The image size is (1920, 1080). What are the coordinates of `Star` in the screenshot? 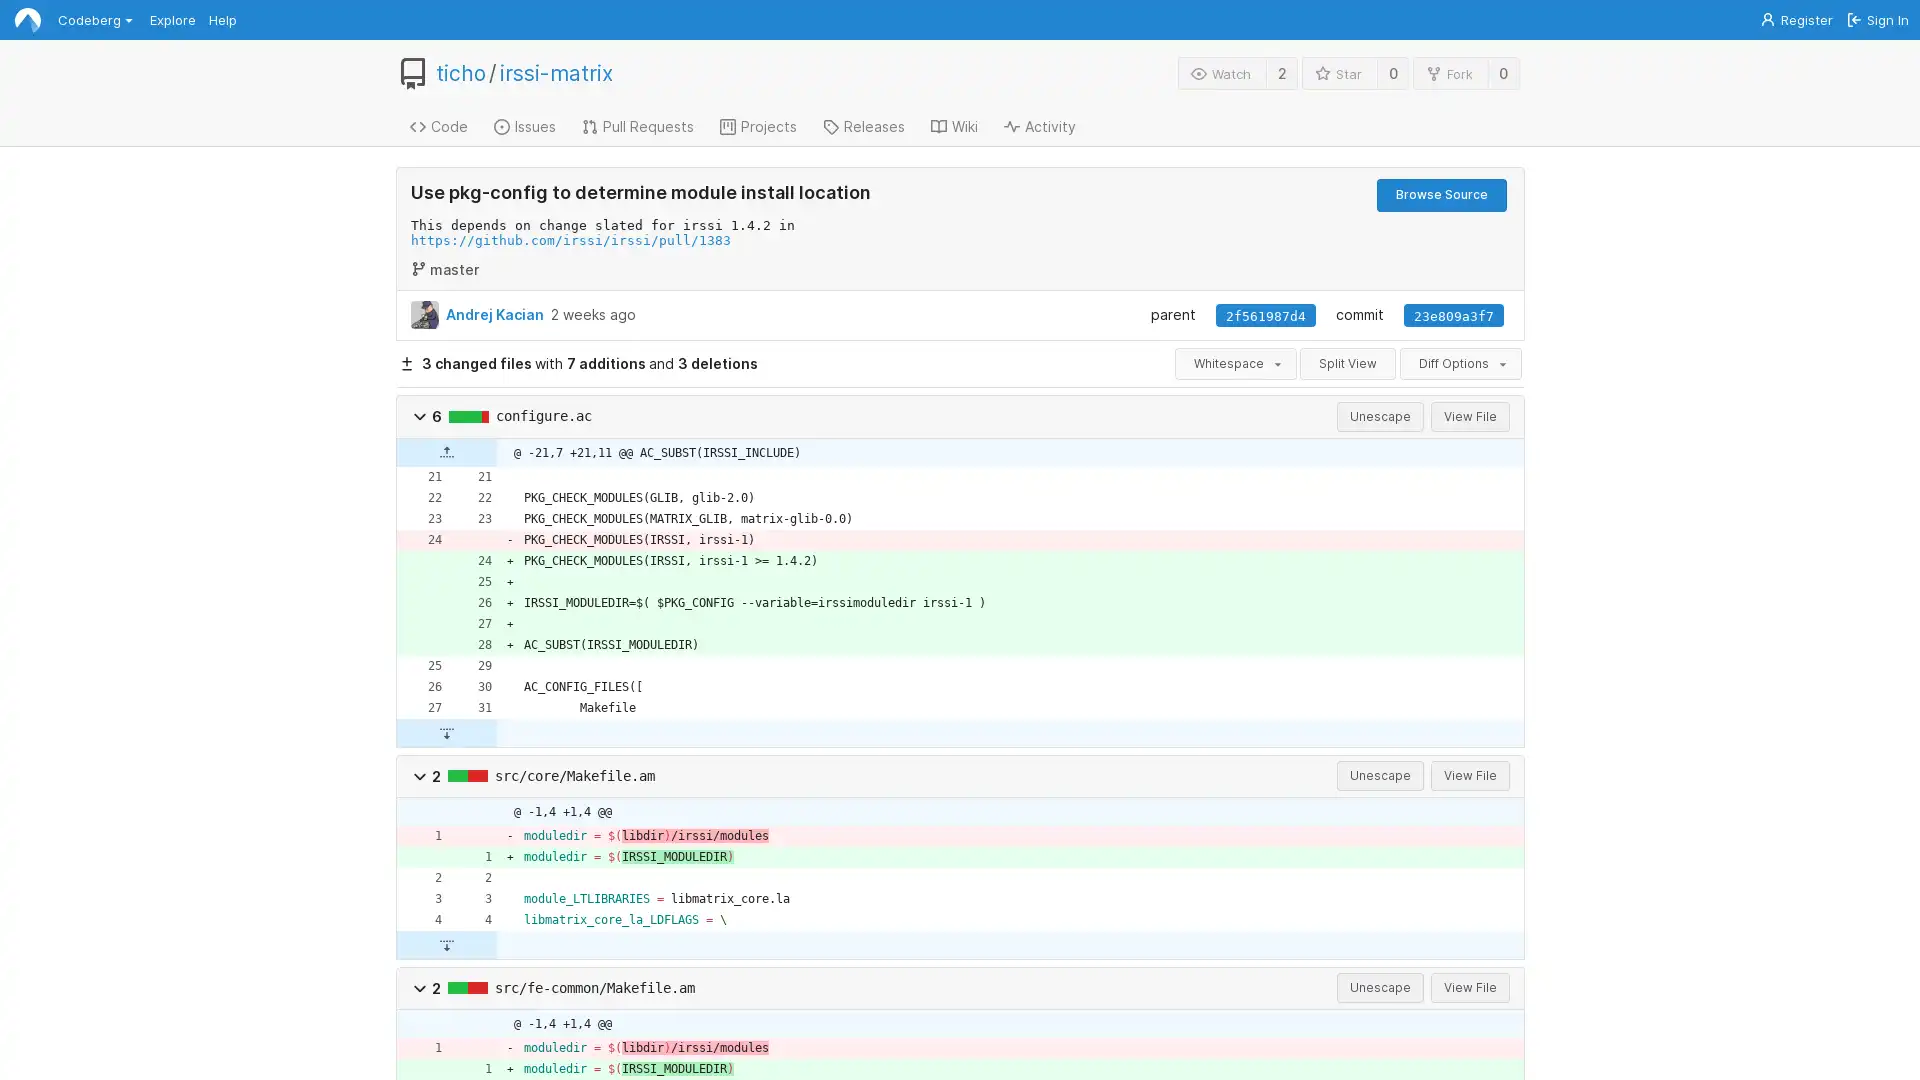 It's located at (1339, 72).